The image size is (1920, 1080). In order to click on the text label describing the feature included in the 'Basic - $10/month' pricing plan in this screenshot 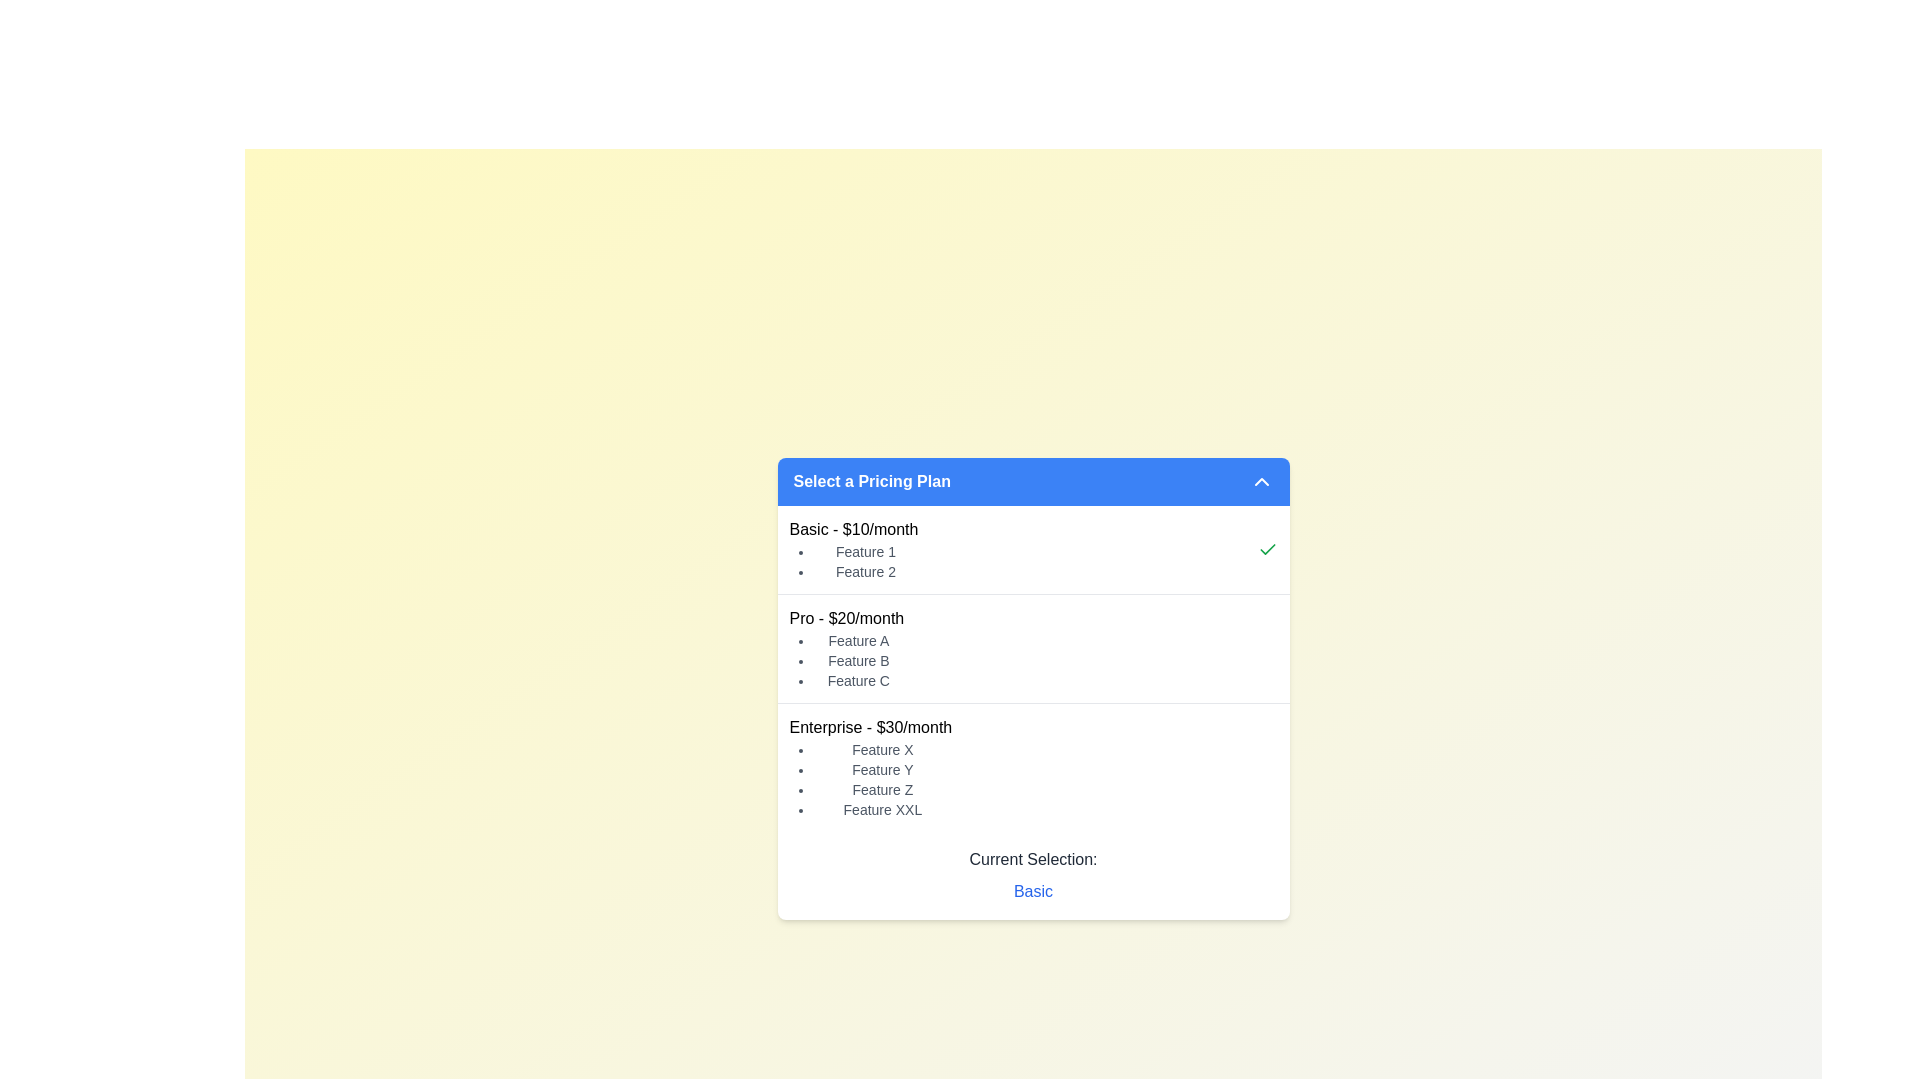, I will do `click(865, 551)`.